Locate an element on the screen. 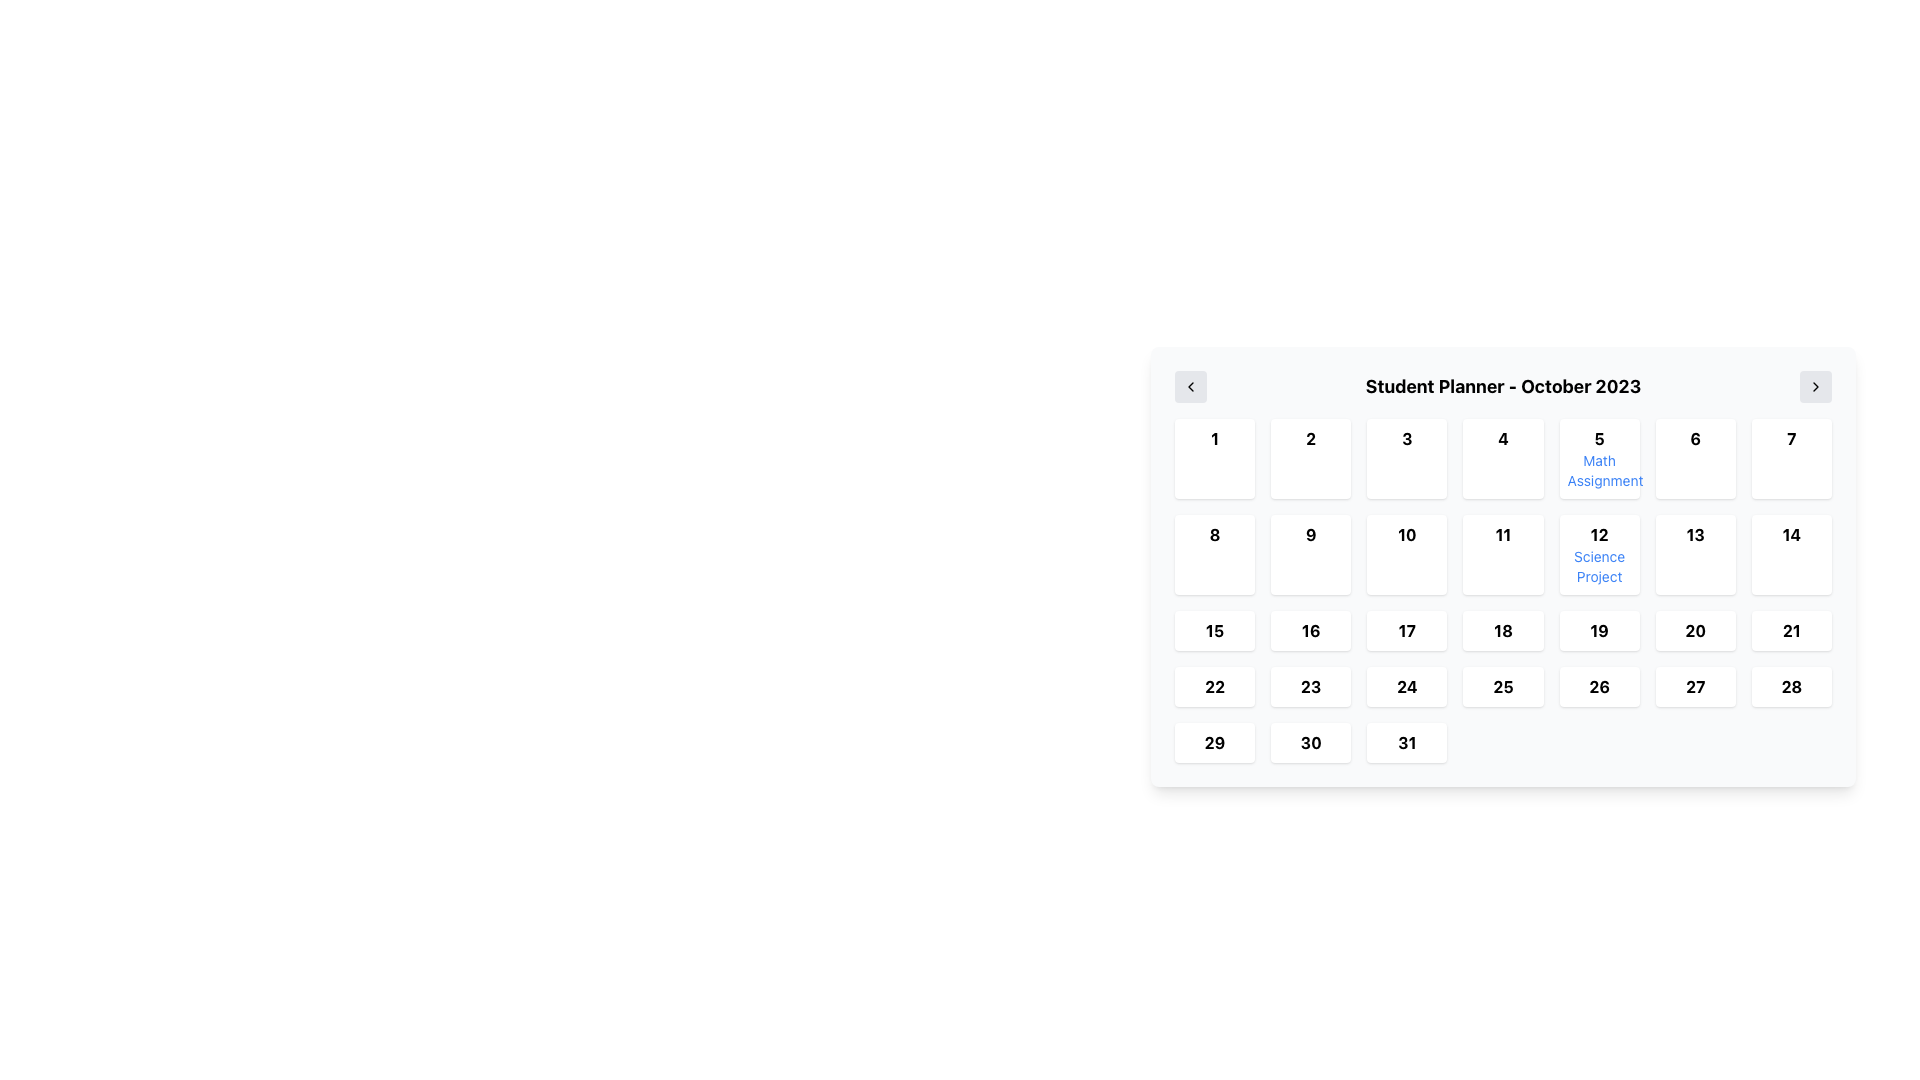  the bold number '8' displayed in a white, rounded rectangular box in the calendar interface is located at coordinates (1213, 534).